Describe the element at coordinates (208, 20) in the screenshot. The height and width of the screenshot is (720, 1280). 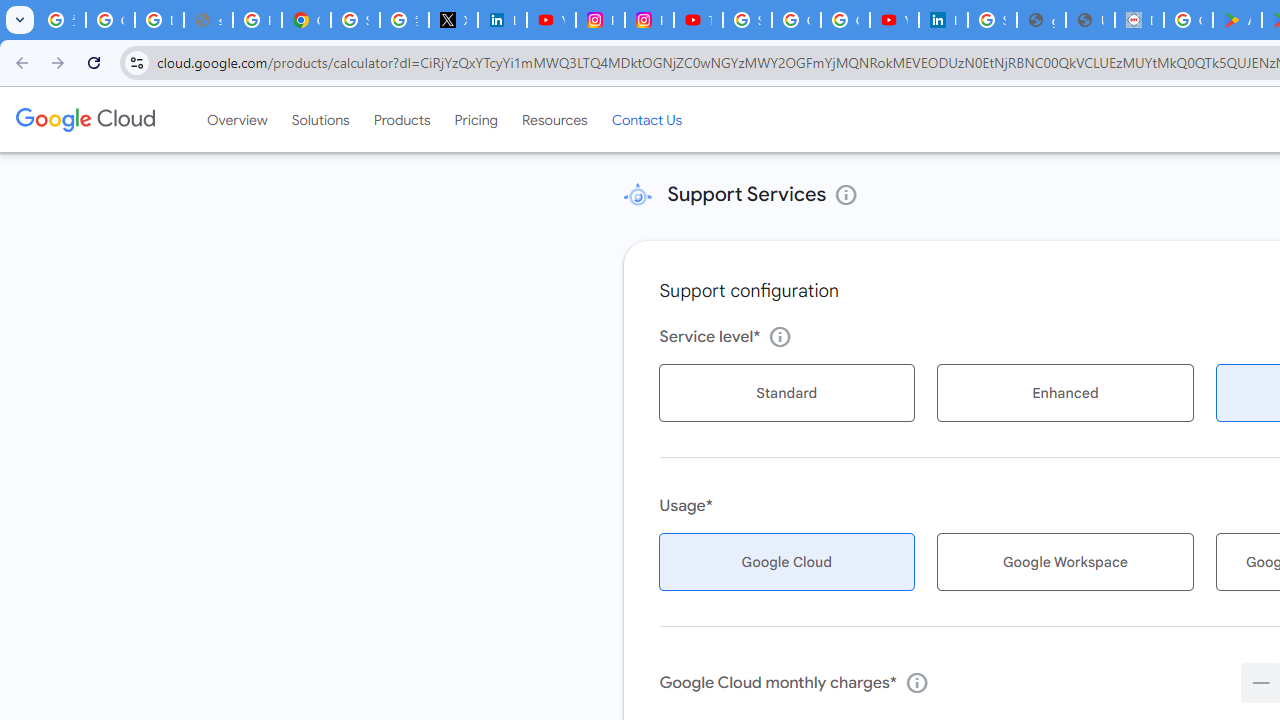
I see `'support.google.com - Network error'` at that location.